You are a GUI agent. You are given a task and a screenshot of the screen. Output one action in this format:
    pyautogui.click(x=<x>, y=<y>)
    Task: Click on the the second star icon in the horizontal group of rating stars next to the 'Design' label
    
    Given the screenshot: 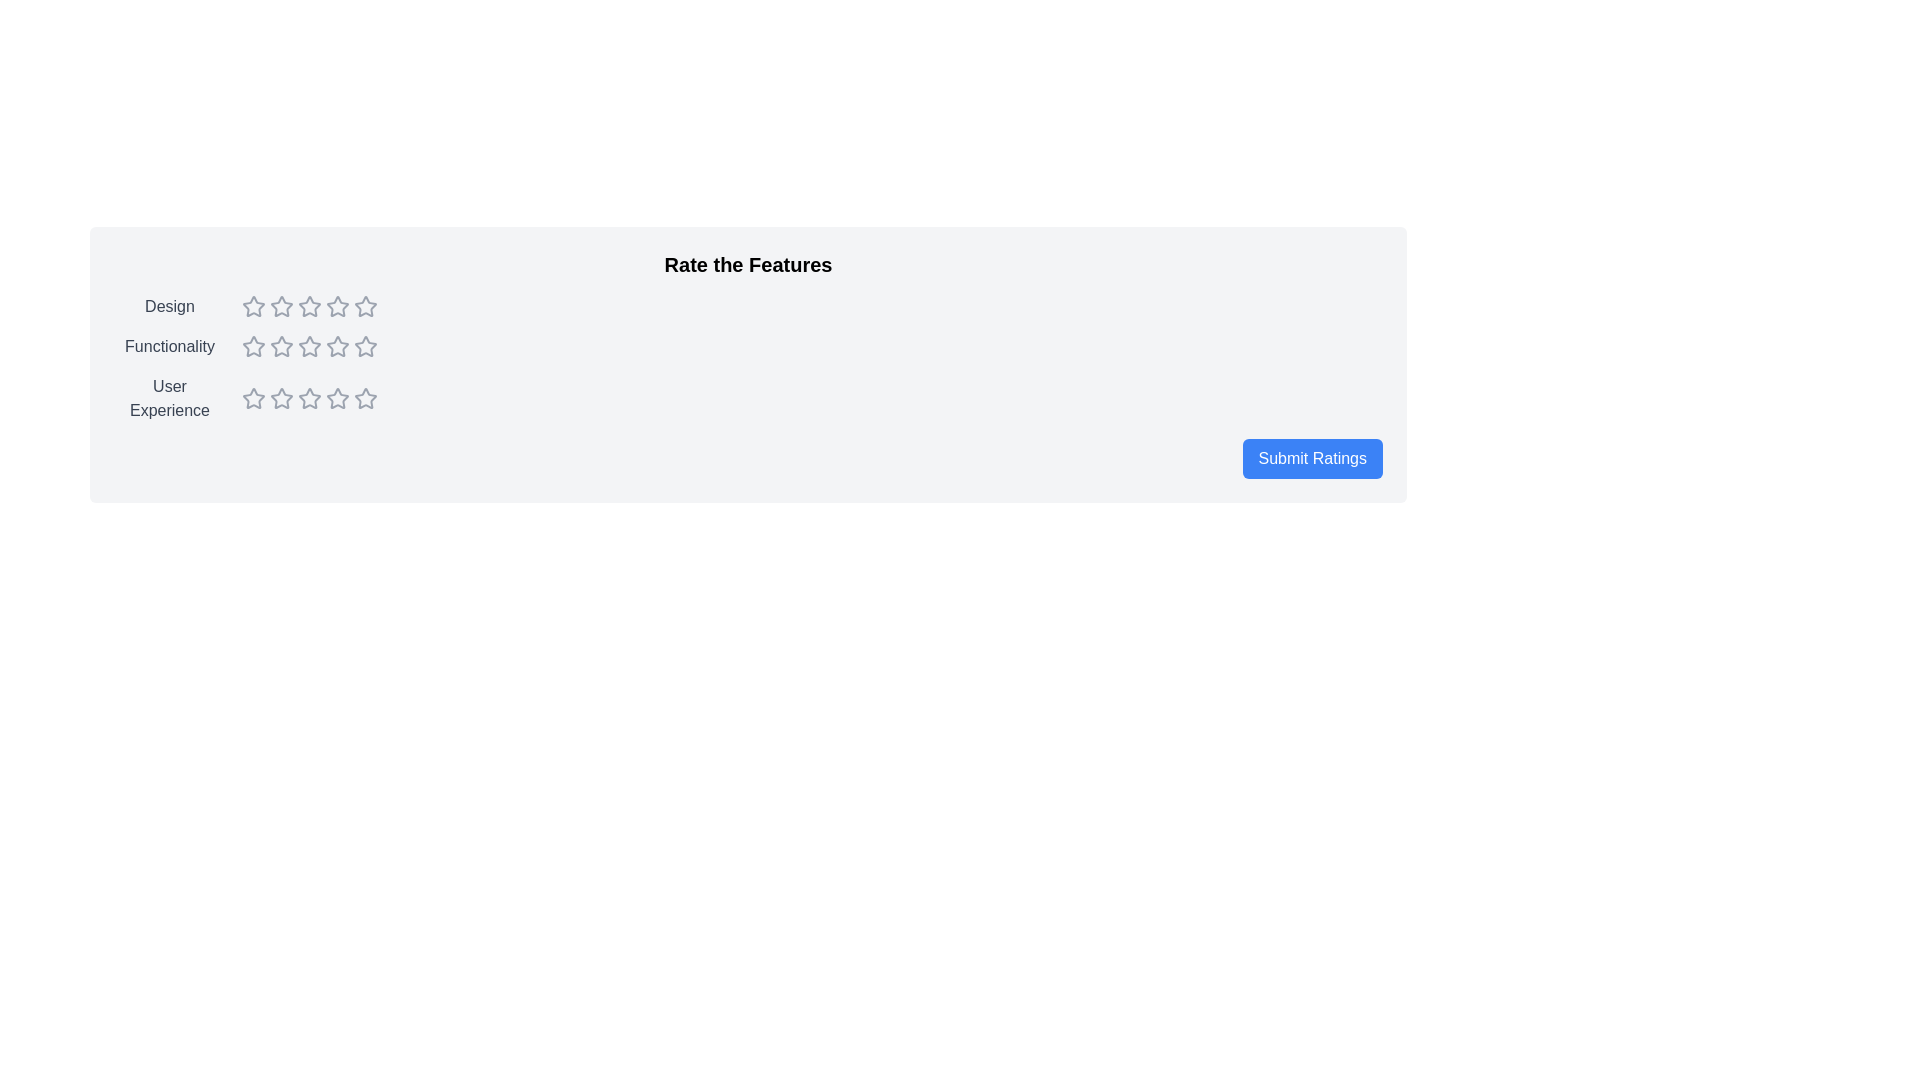 What is the action you would take?
    pyautogui.click(x=281, y=307)
    